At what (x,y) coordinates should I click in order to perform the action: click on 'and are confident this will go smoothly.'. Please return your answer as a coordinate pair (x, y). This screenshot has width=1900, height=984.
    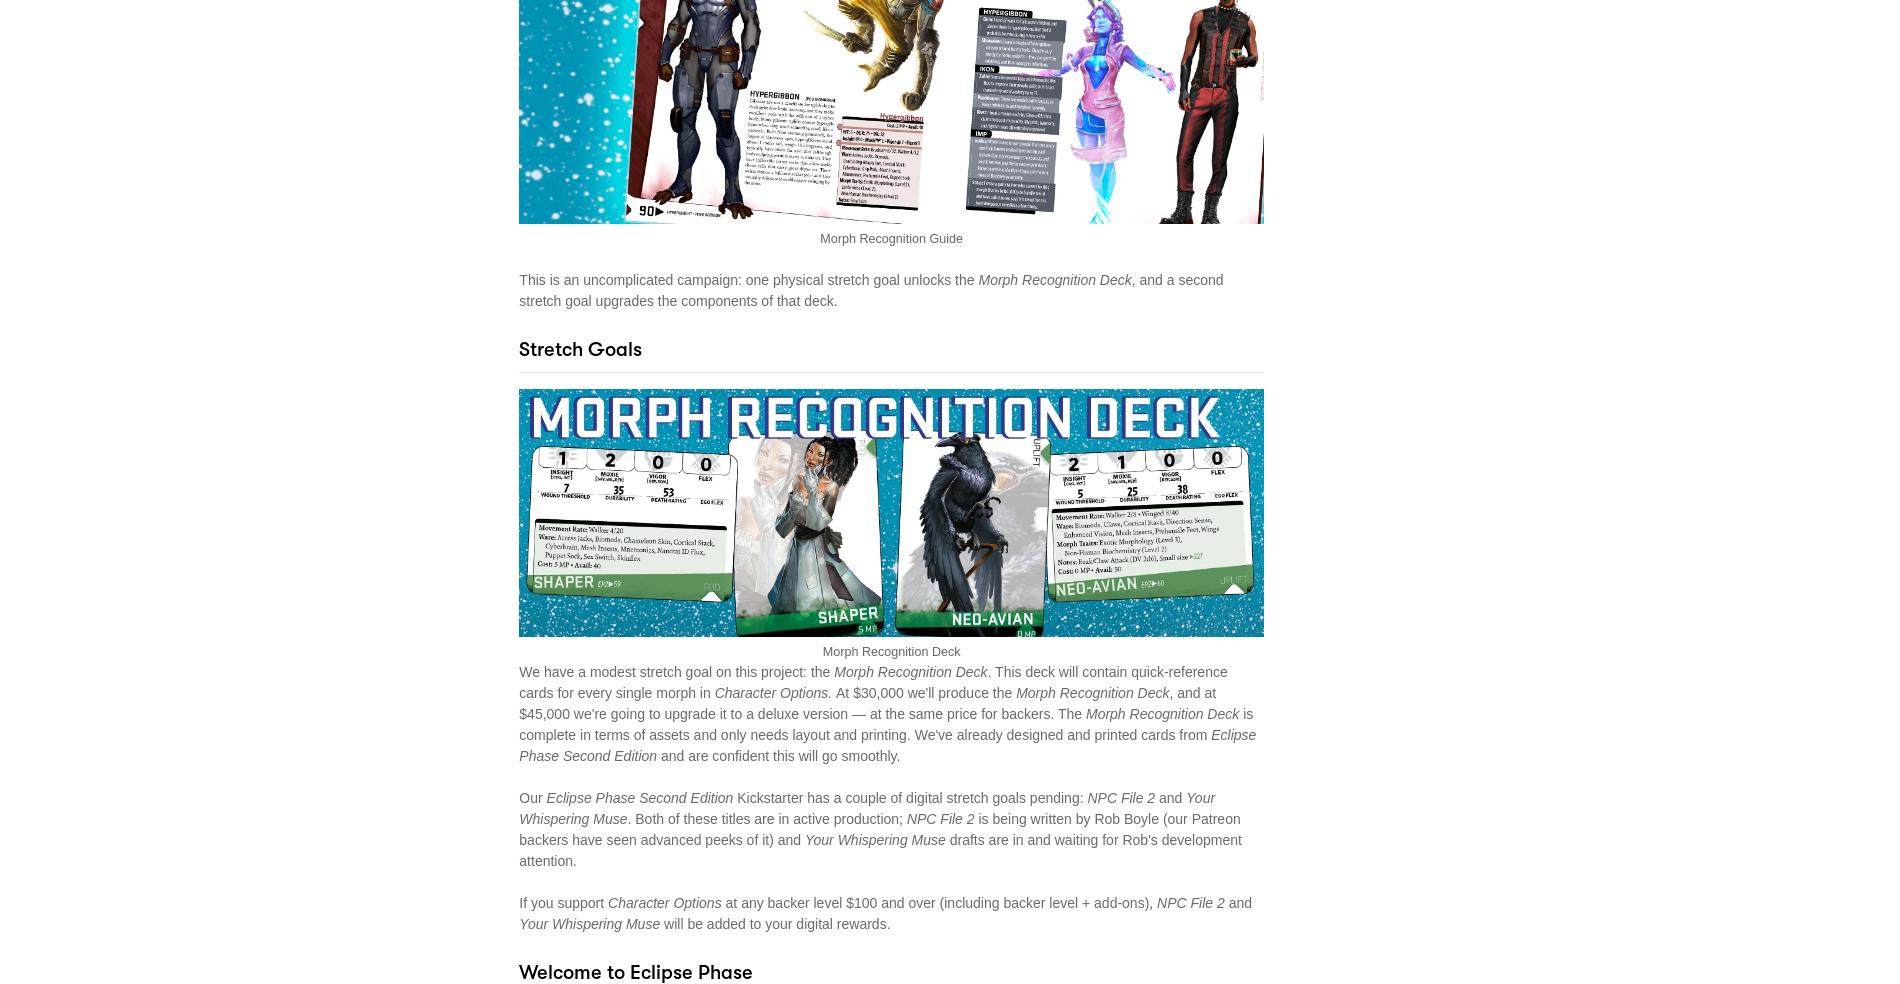
    Looking at the image, I should click on (777, 755).